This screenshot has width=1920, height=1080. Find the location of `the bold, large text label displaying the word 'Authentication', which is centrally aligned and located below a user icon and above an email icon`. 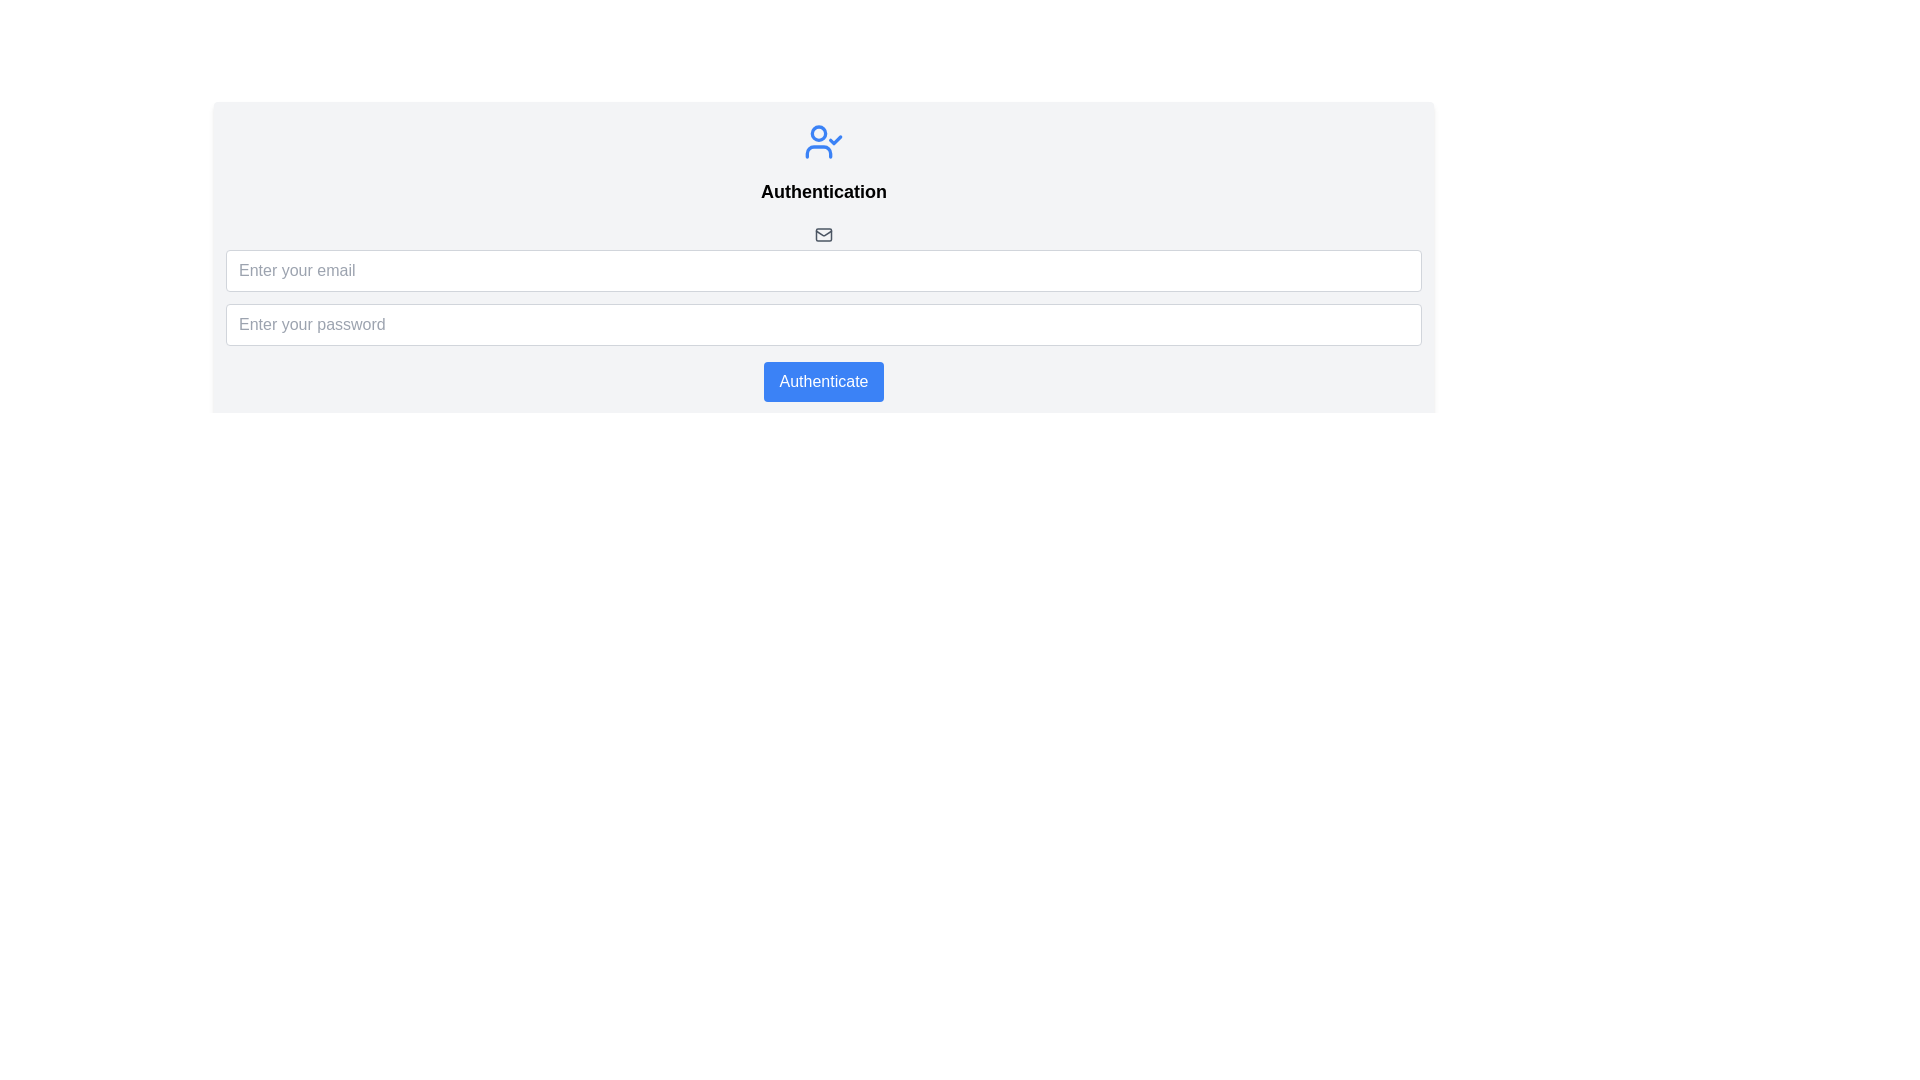

the bold, large text label displaying the word 'Authentication', which is centrally aligned and located below a user icon and above an email icon is located at coordinates (824, 192).